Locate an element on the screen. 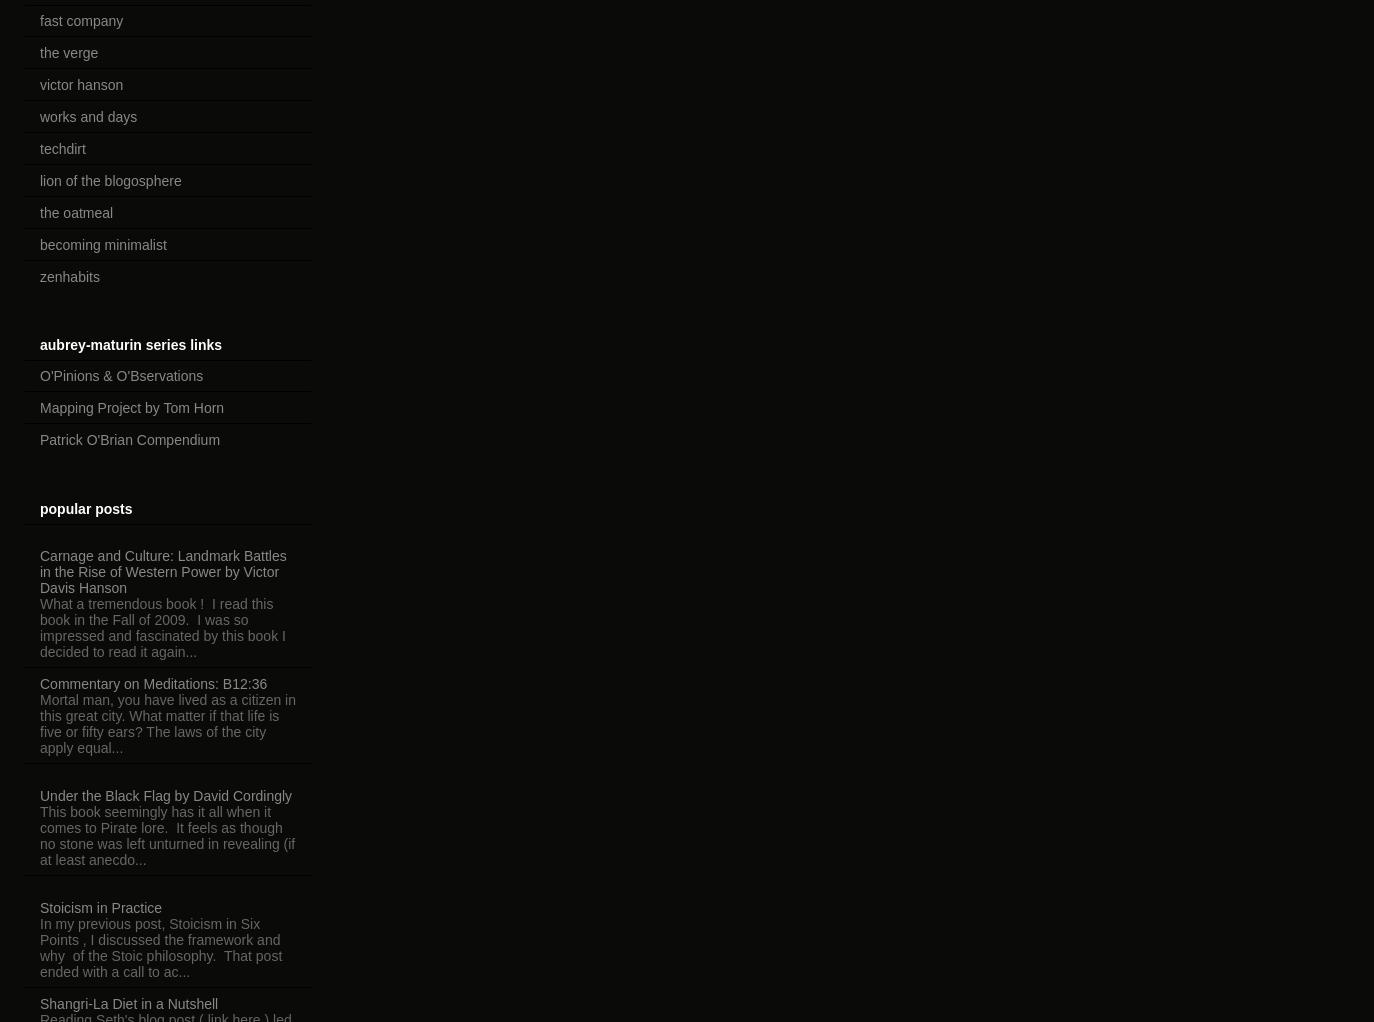 The image size is (1374, 1022). 'In my previous post, Stoicism in Six Points , I discussed the framework and why  of the Stoic philosophy.  That post ended with a call to ac...' is located at coordinates (38, 946).